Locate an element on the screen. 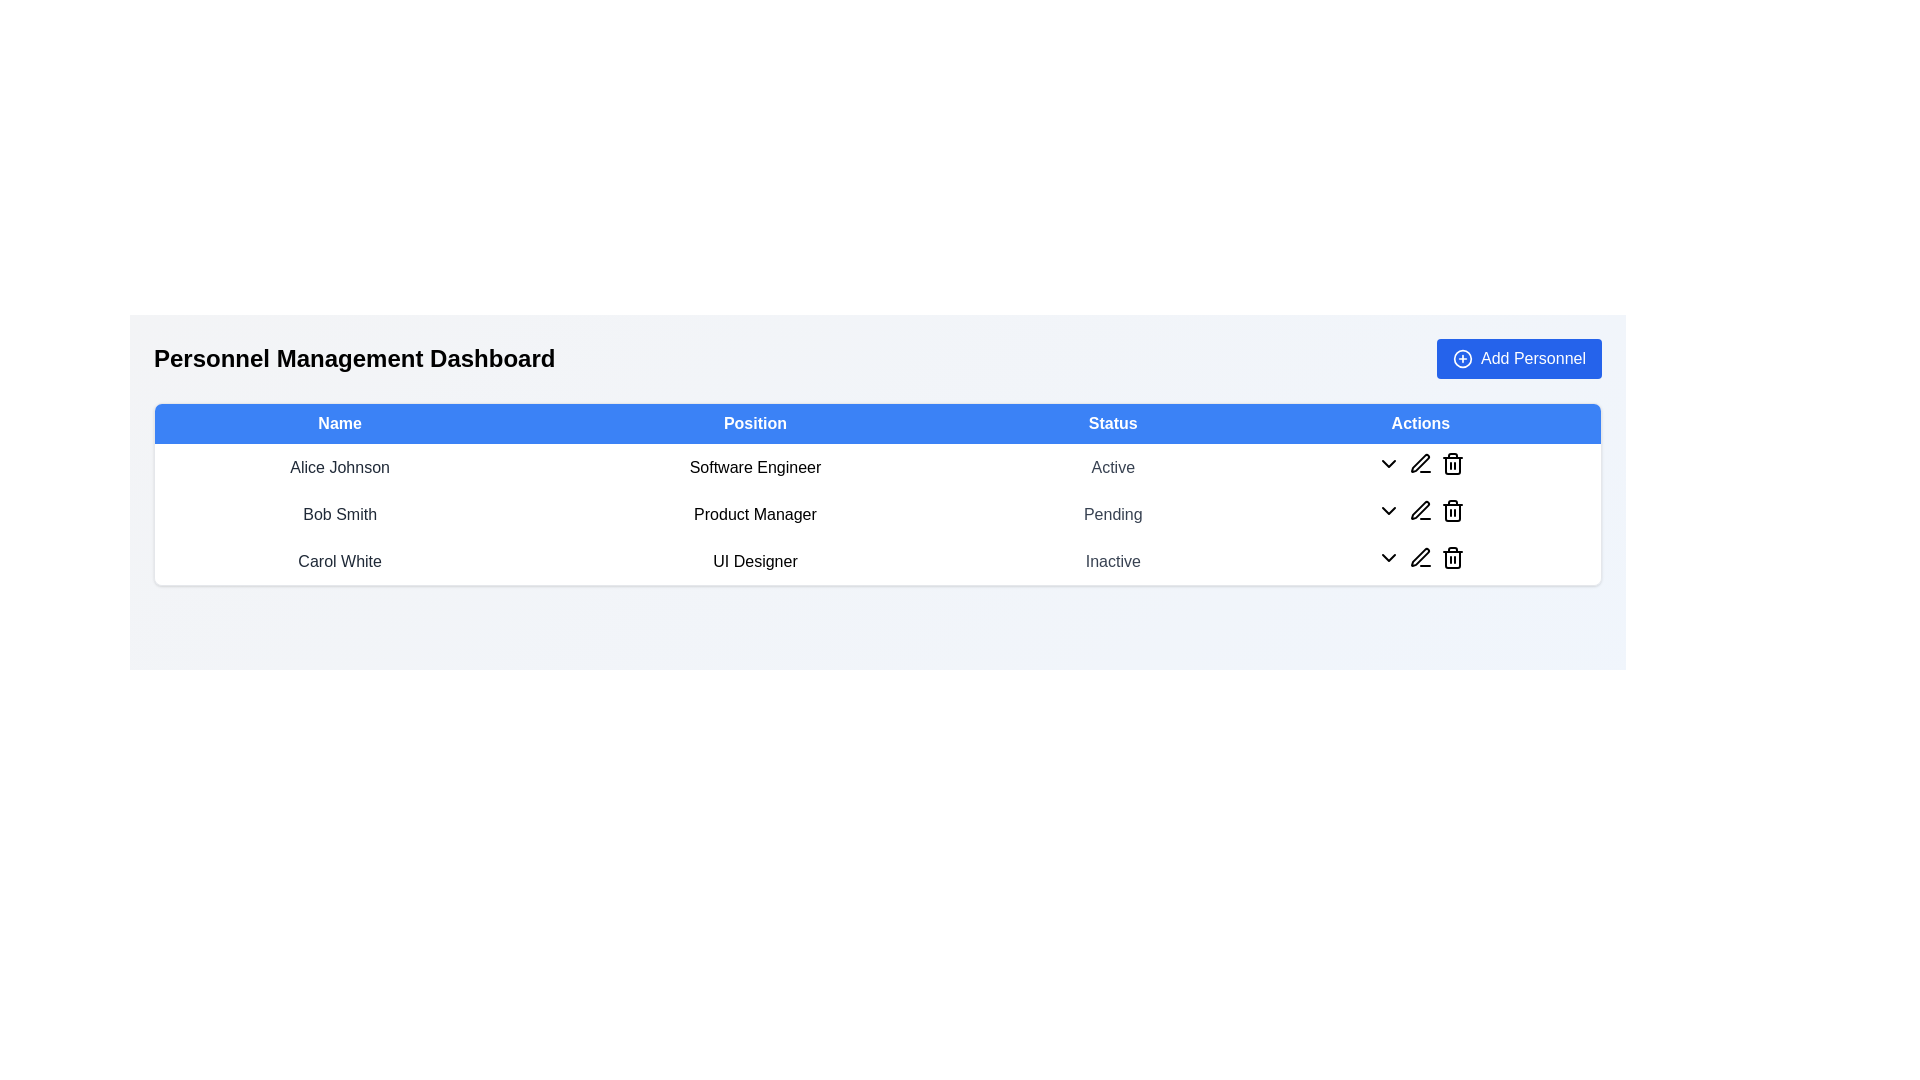 Image resolution: width=1920 pixels, height=1080 pixels. the trash bin icon located in the third row under the 'Actions' column is located at coordinates (1452, 559).